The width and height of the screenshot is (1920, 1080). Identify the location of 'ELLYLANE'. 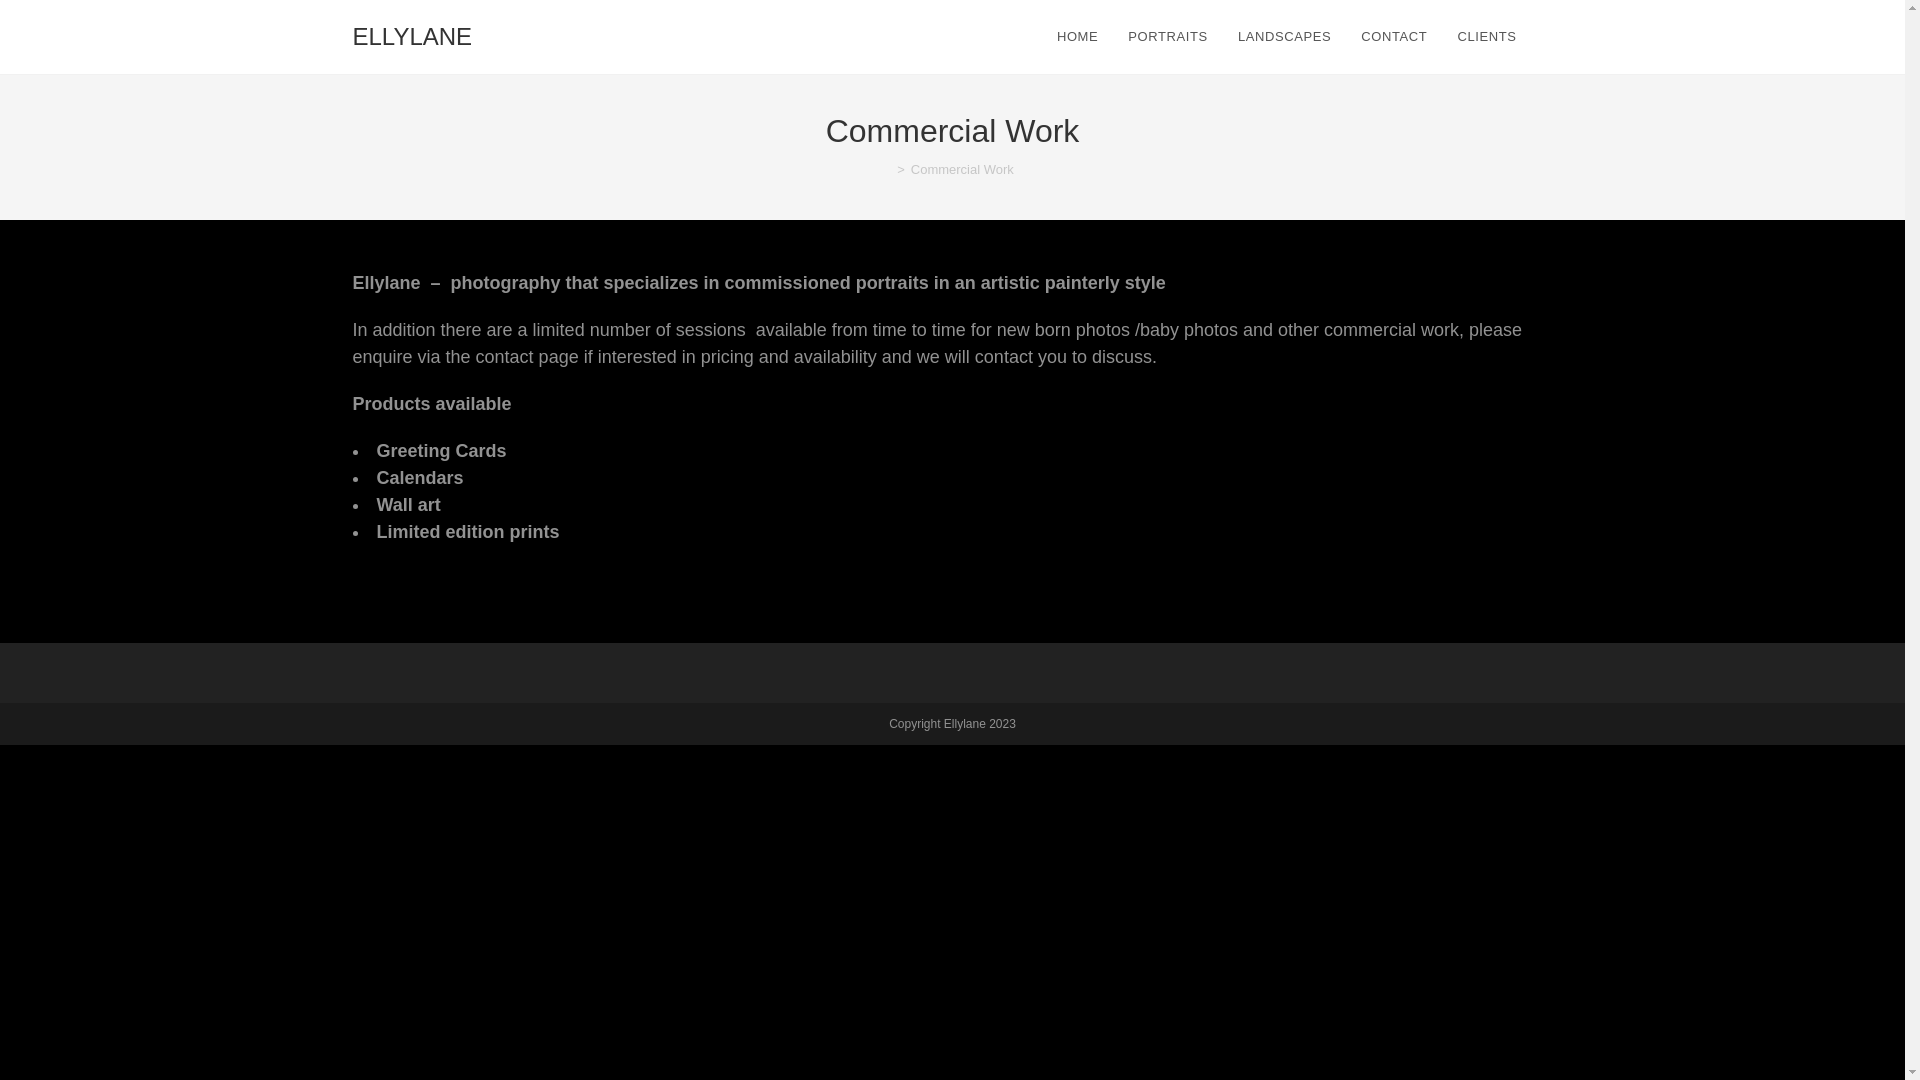
(411, 37).